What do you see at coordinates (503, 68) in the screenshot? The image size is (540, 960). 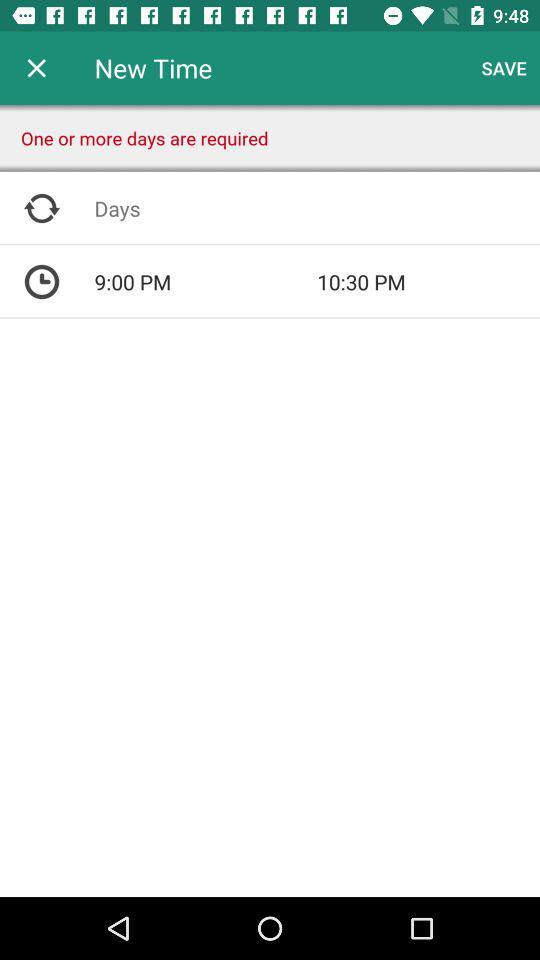 I see `item next to new time icon` at bounding box center [503, 68].